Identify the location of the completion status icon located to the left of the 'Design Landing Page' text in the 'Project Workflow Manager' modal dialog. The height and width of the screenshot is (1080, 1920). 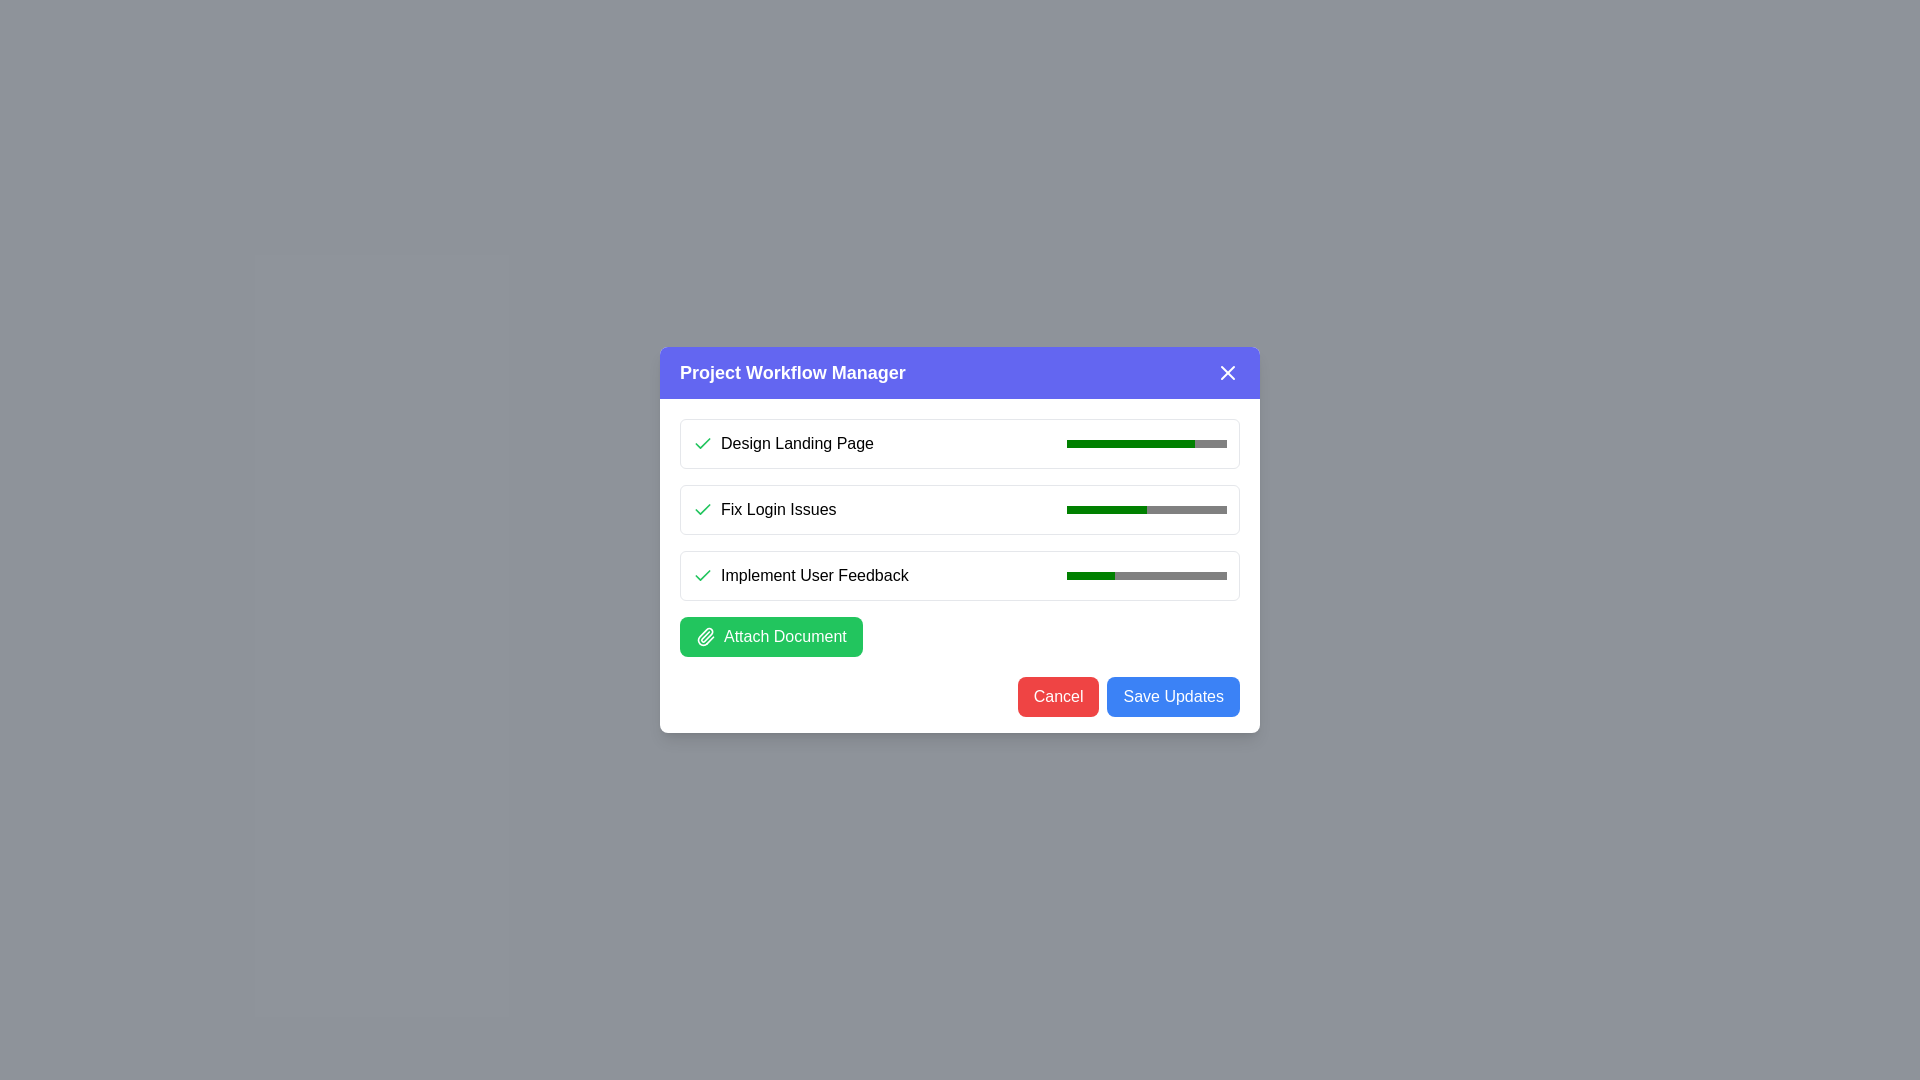
(702, 508).